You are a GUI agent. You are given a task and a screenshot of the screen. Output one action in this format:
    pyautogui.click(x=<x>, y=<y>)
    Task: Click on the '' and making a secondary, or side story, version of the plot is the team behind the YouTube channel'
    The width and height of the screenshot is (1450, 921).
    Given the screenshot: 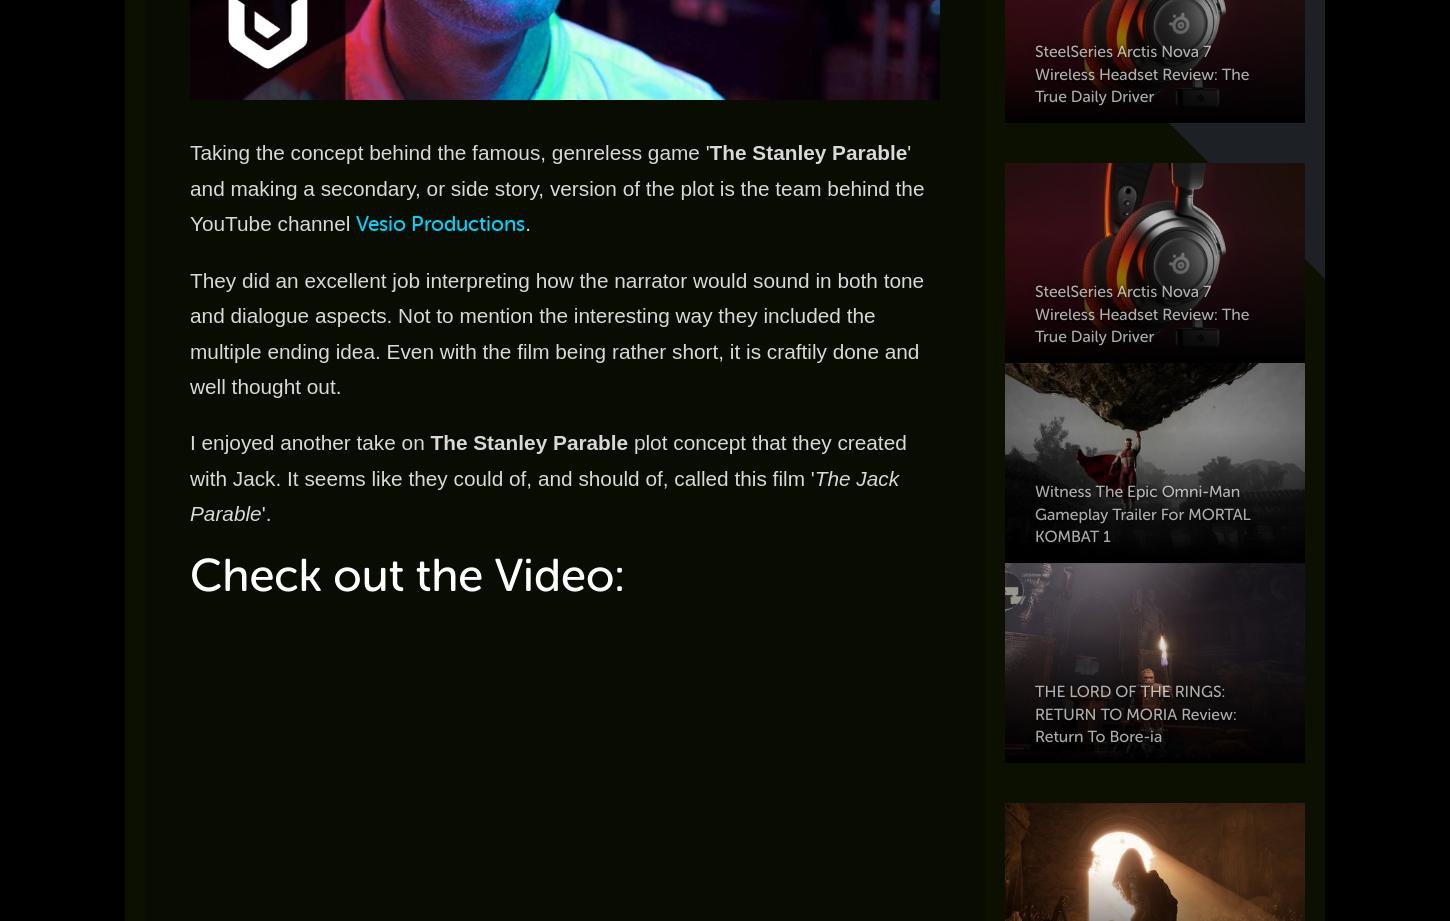 What is the action you would take?
    pyautogui.click(x=556, y=186)
    